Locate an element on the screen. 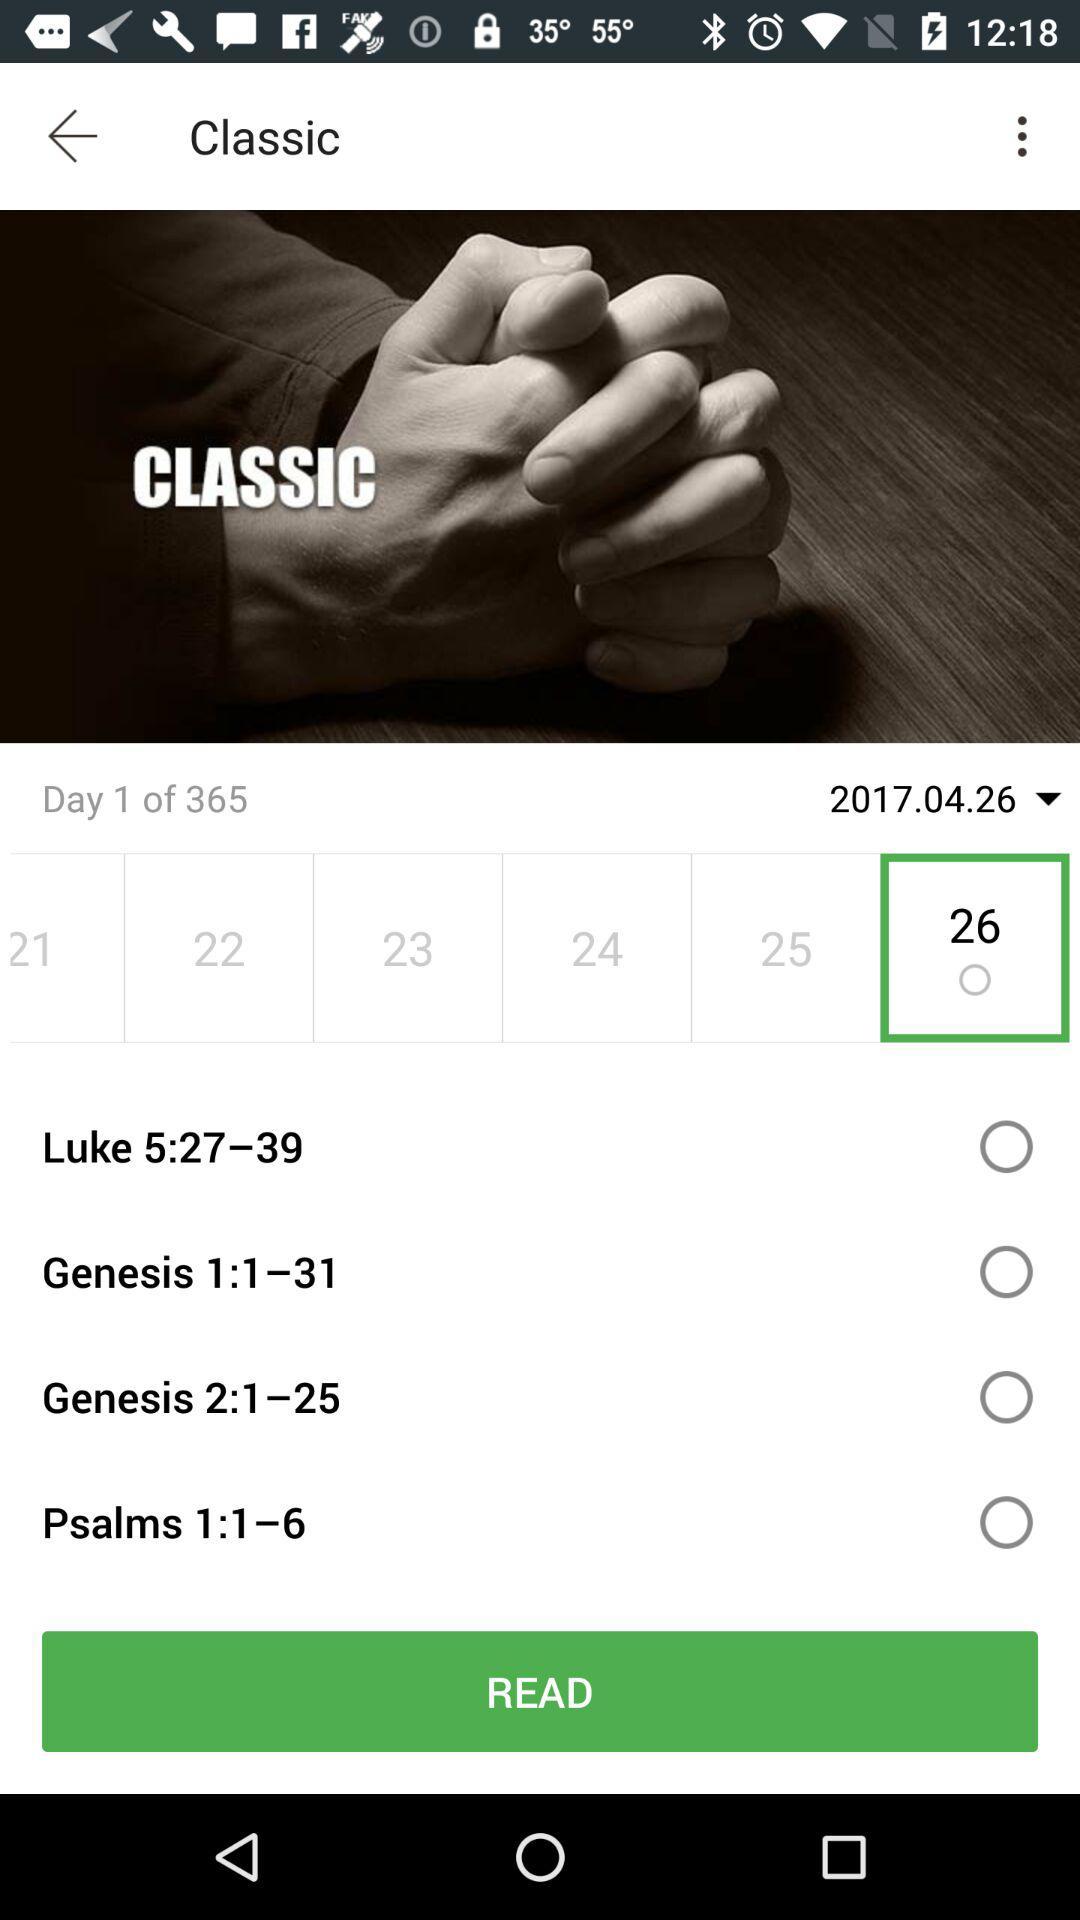  an option is located at coordinates (1006, 1271).